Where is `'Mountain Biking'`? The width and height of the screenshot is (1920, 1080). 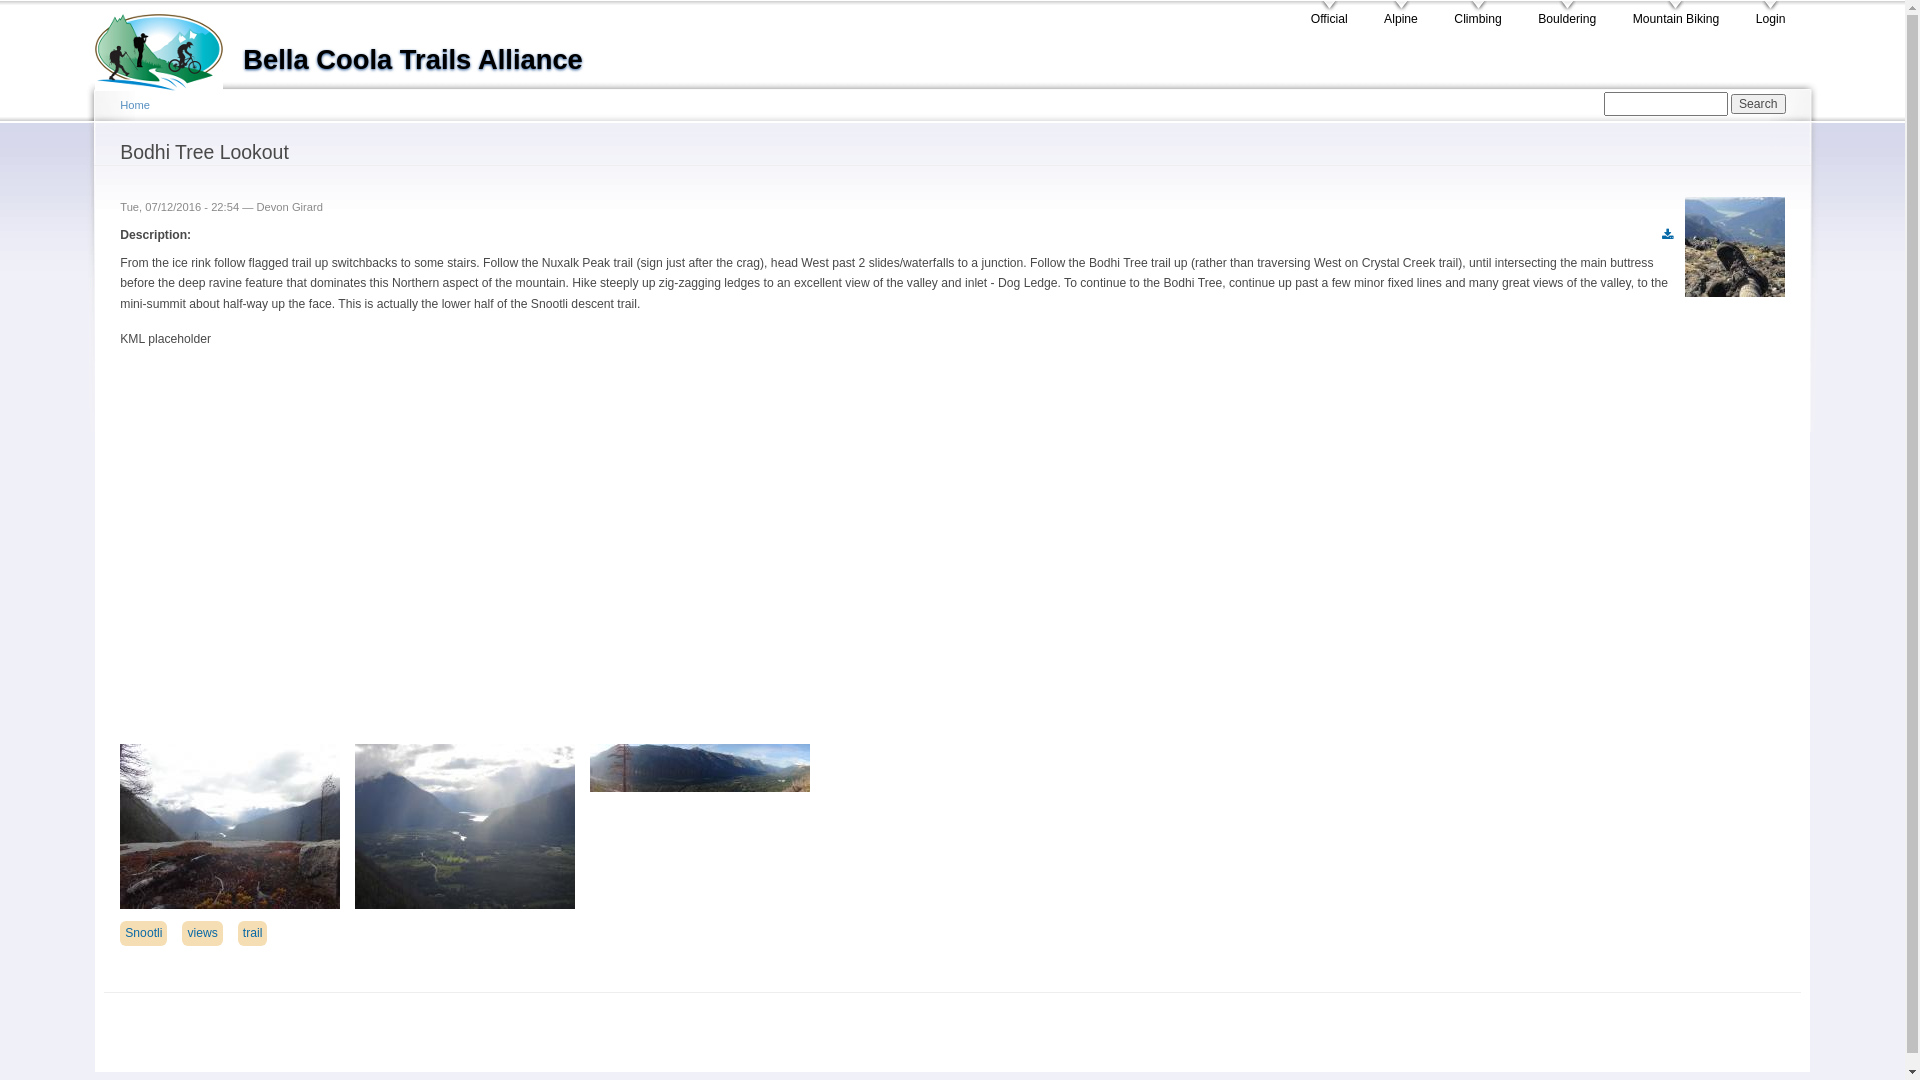
'Mountain Biking' is located at coordinates (1632, 15).